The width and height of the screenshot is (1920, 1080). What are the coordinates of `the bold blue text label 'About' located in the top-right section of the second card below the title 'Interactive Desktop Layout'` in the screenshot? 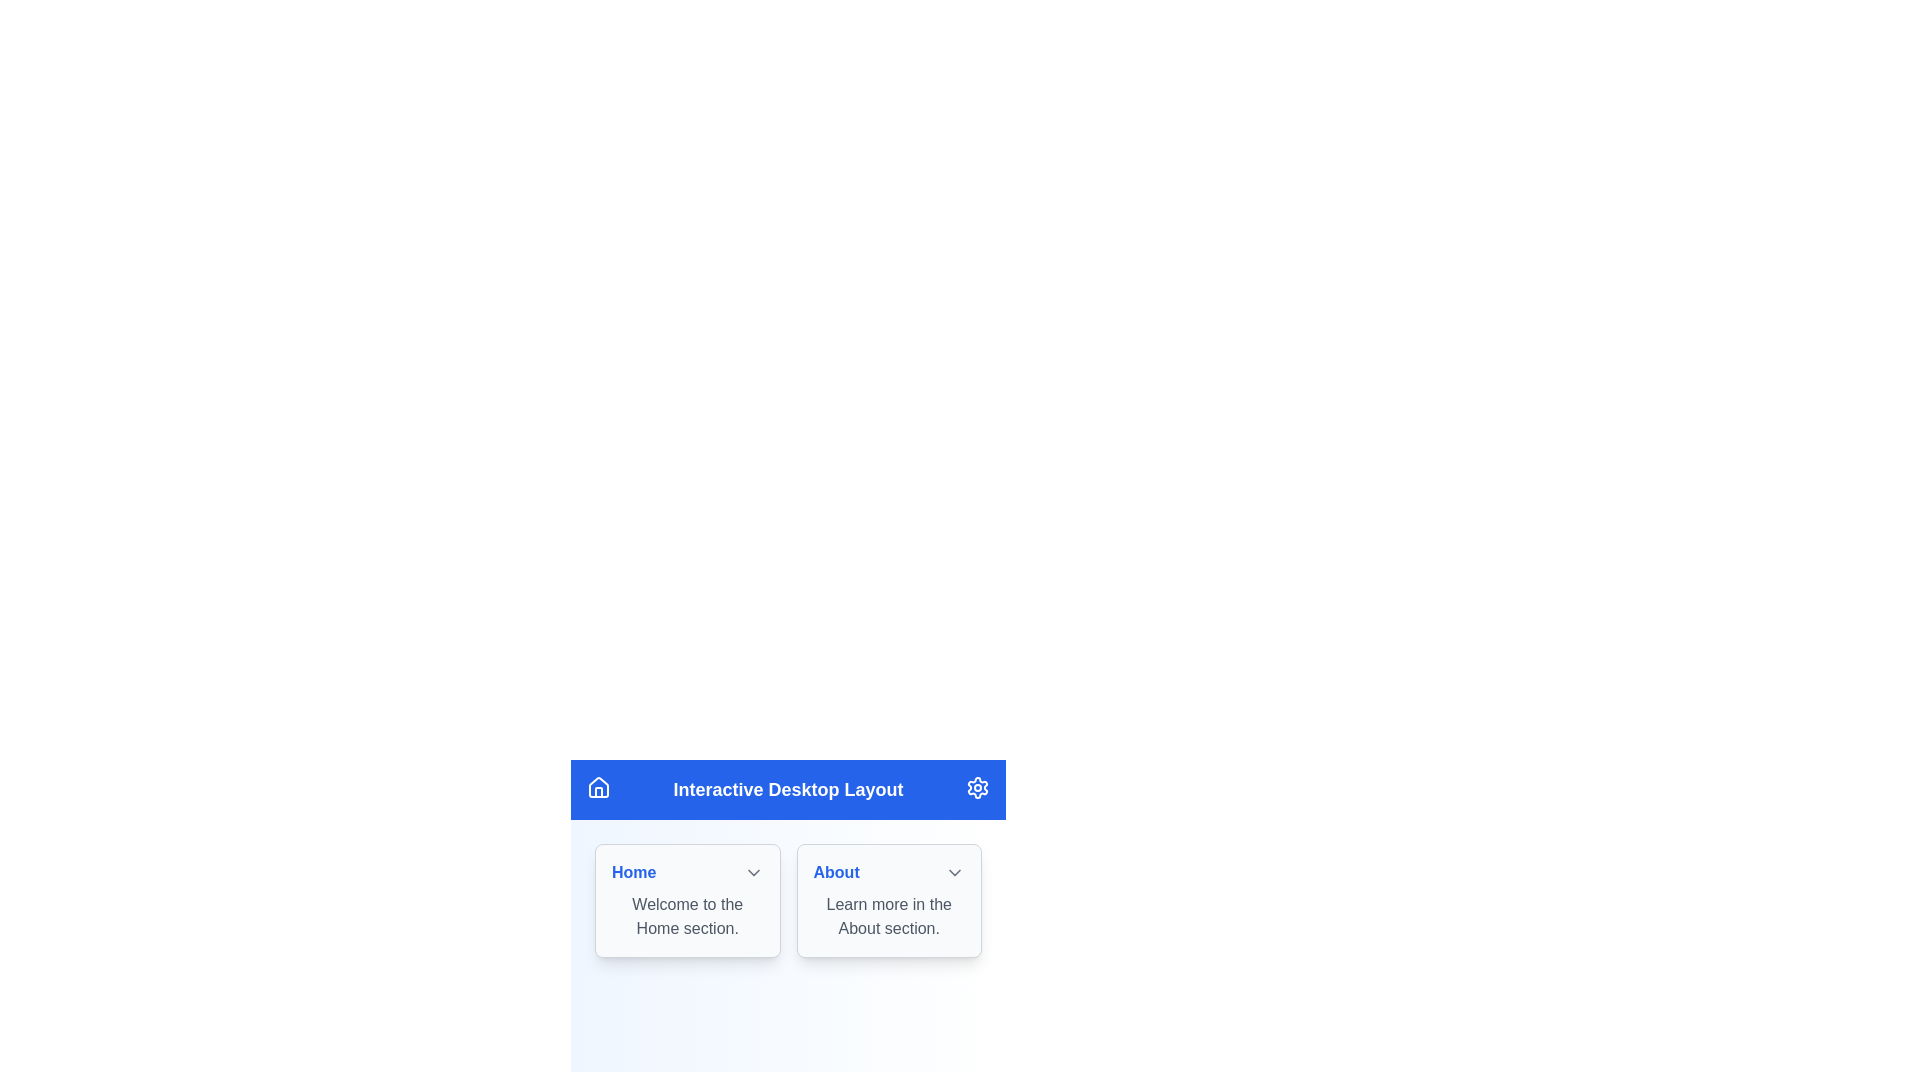 It's located at (836, 871).